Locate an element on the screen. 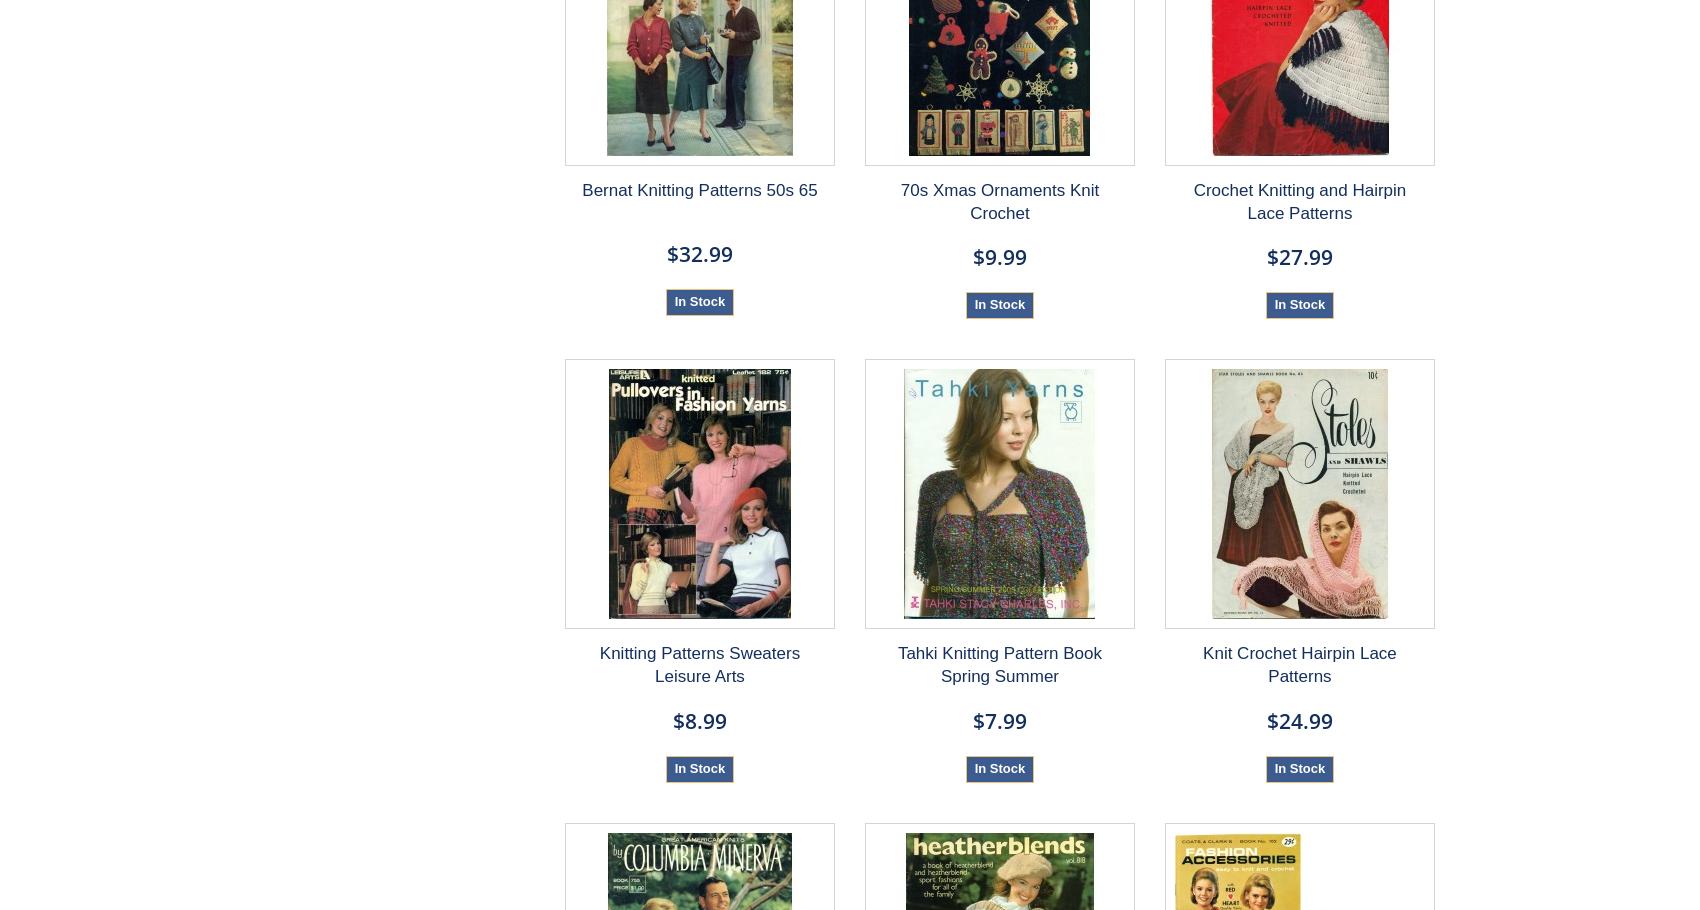 This screenshot has width=1700, height=910. '$24.99' is located at coordinates (1264, 718).